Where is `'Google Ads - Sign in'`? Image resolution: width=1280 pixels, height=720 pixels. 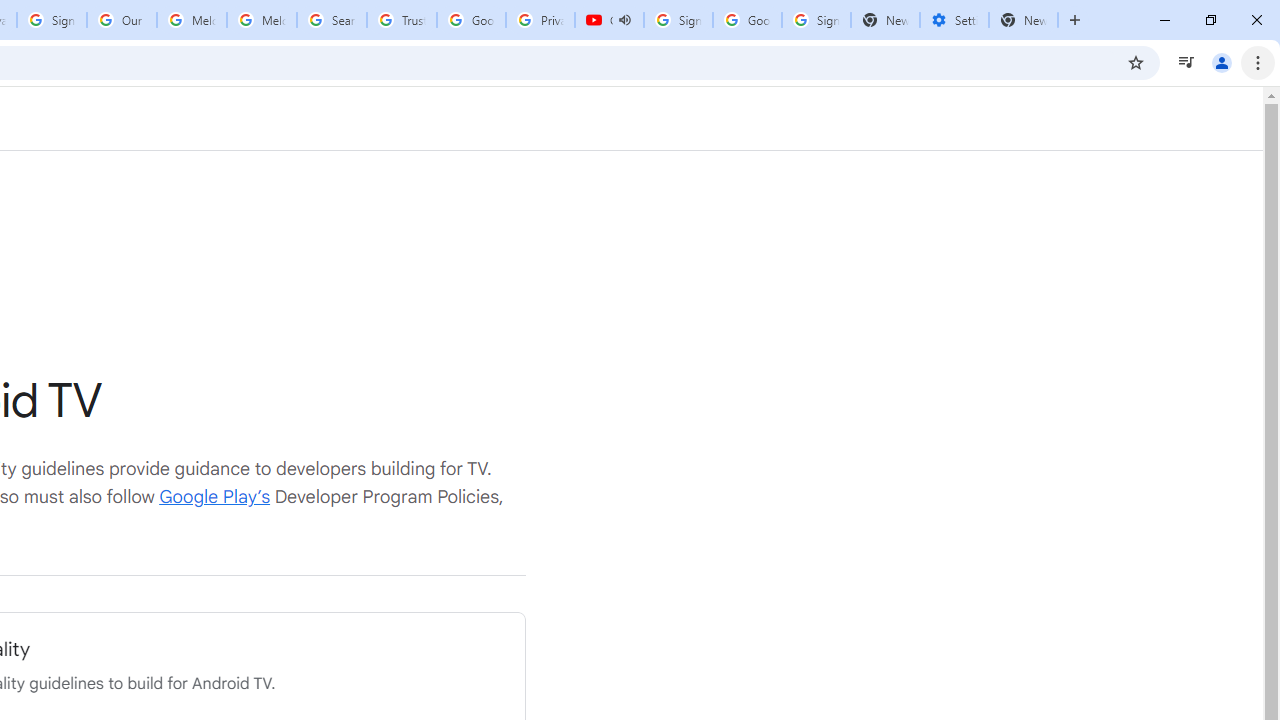
'Google Ads - Sign in' is located at coordinates (470, 20).